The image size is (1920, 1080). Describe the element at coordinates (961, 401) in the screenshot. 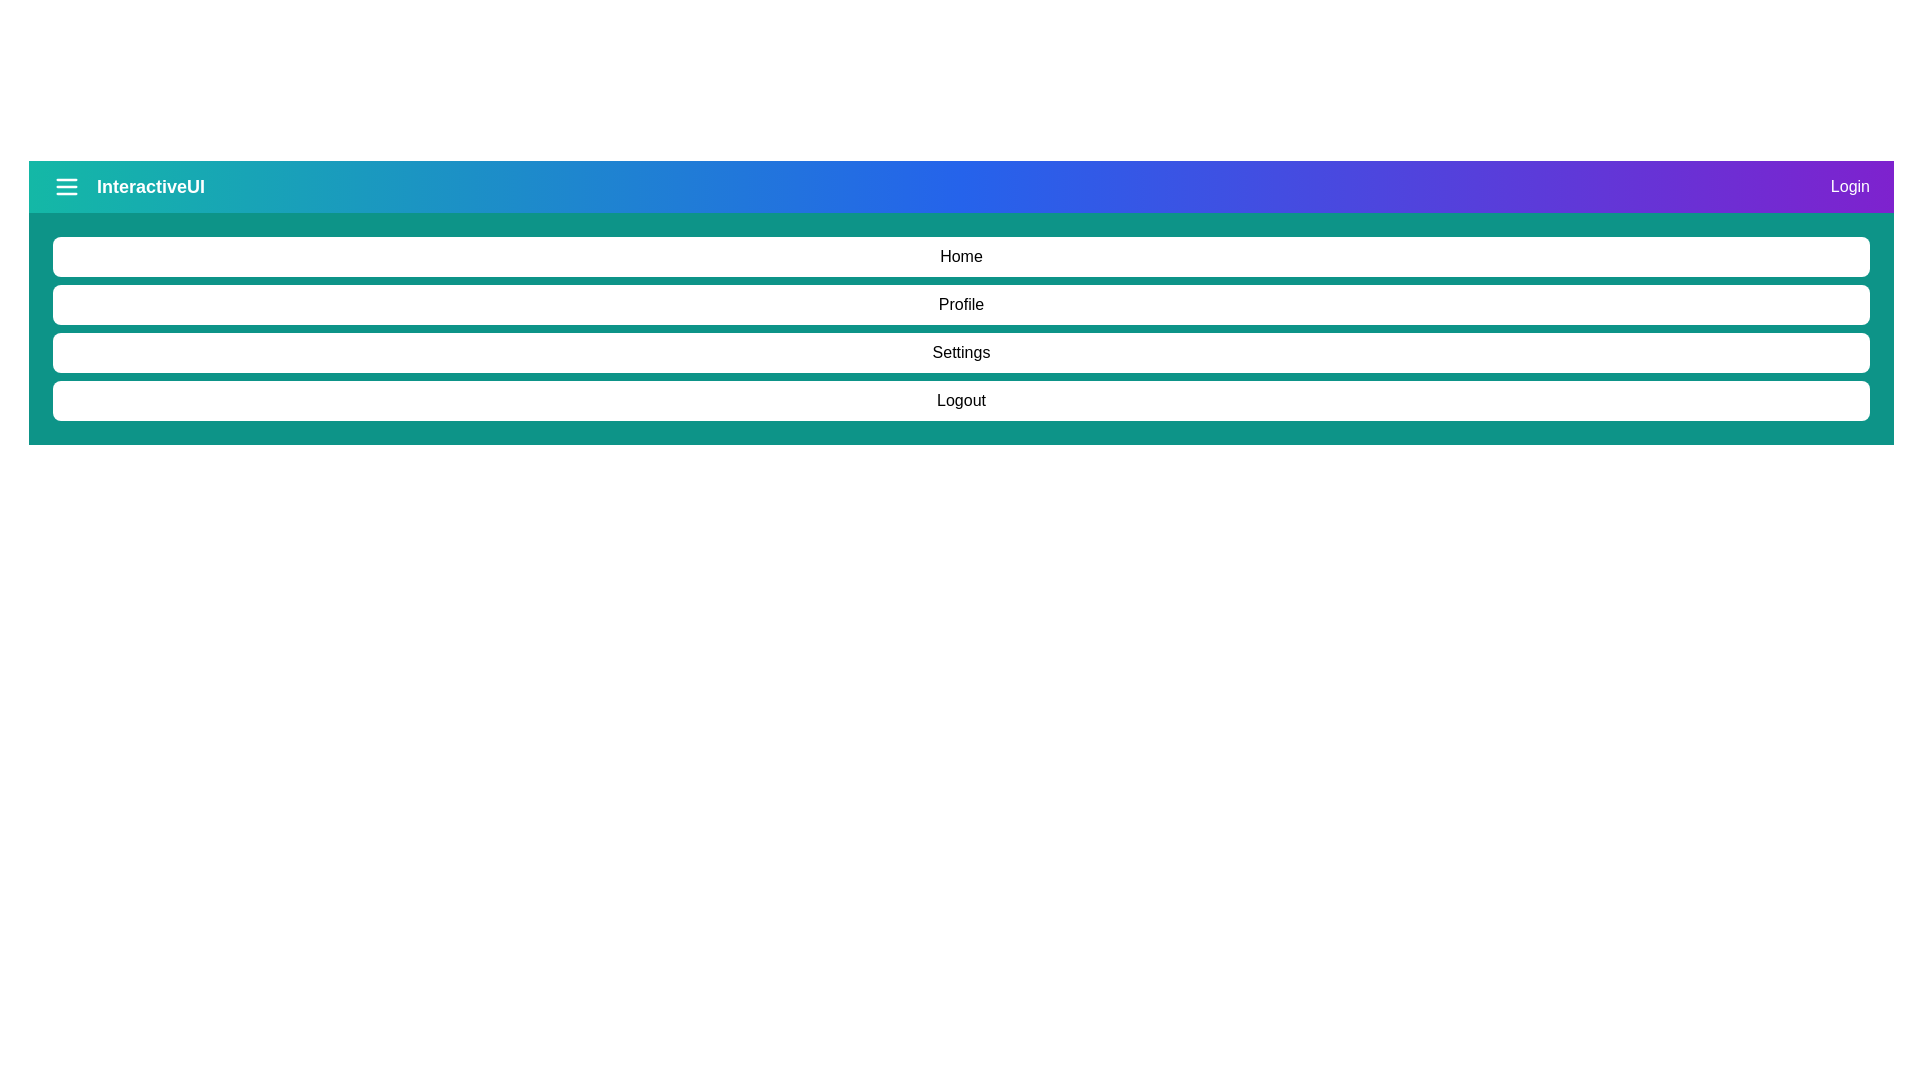

I see `the menu option Logout from the DynamicAppBar` at that location.